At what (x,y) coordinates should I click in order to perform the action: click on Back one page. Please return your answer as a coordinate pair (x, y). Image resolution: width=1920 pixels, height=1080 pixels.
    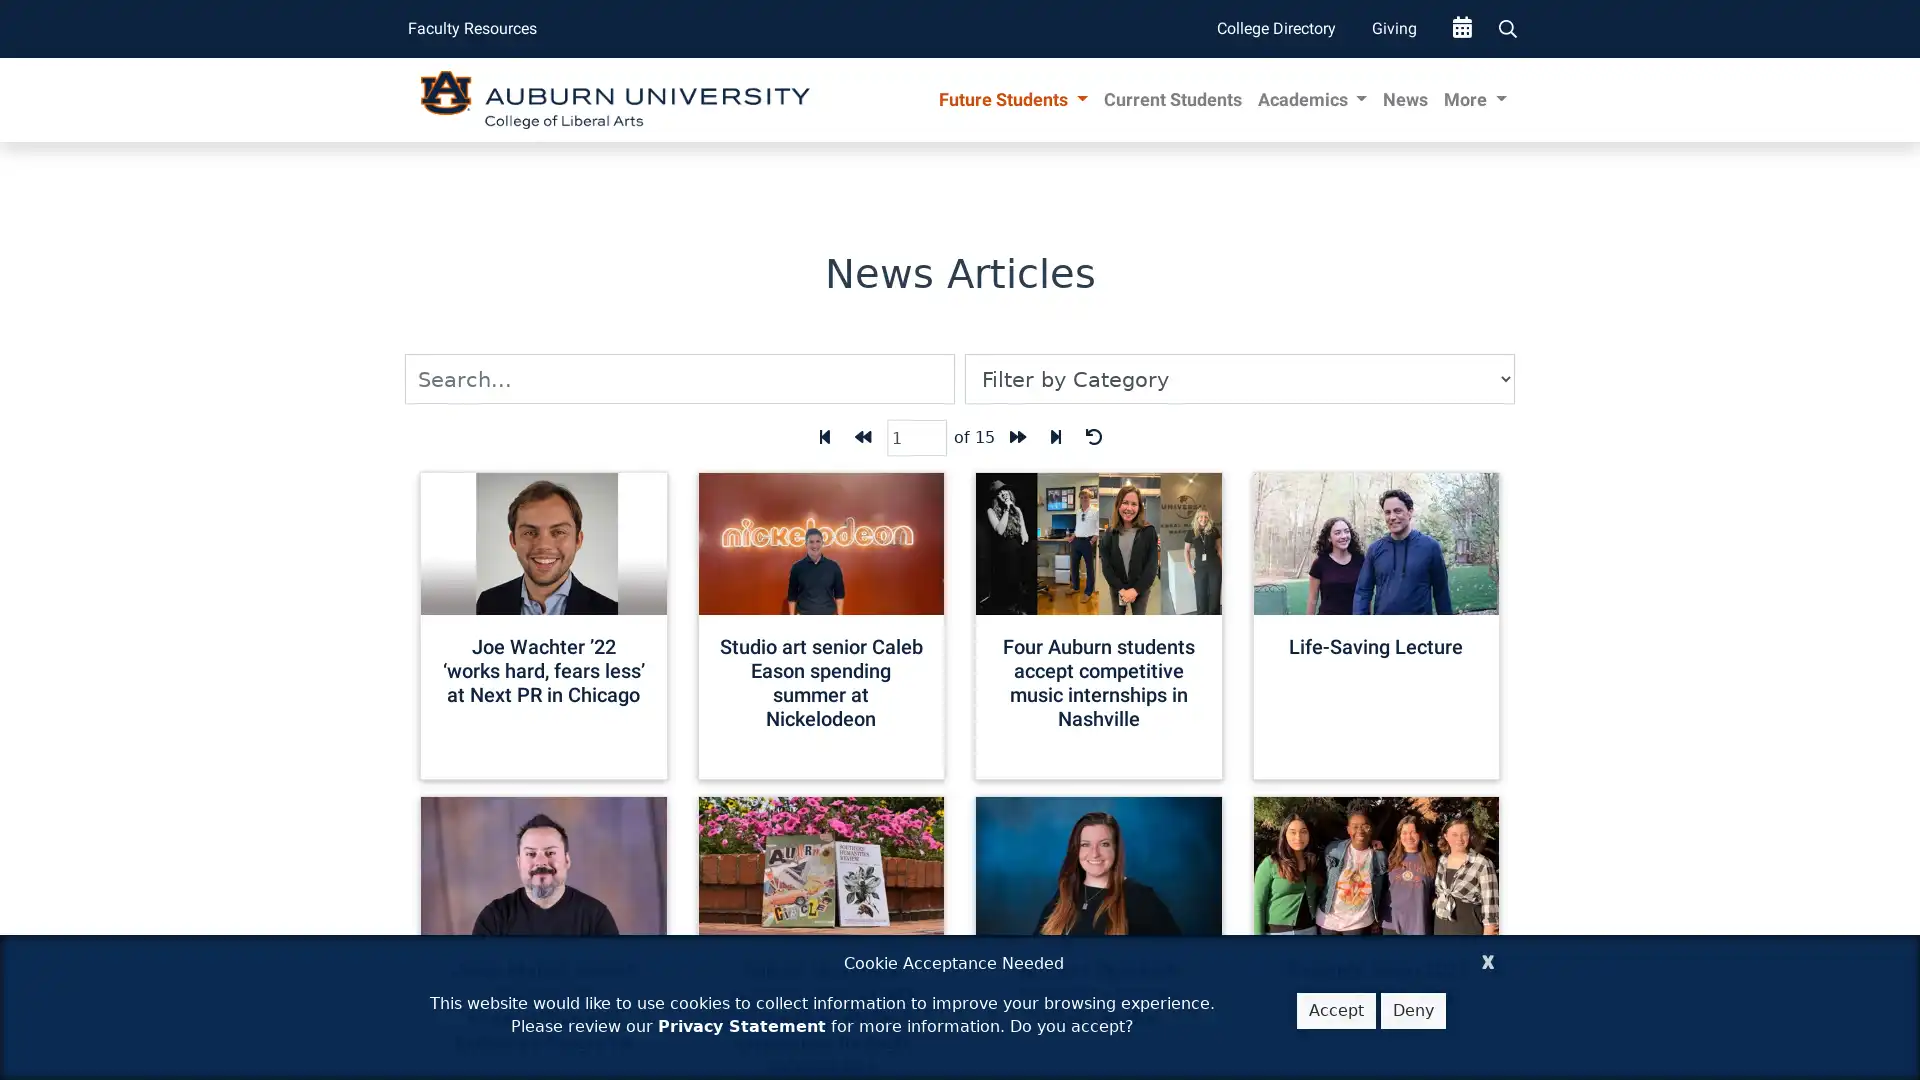
    Looking at the image, I should click on (863, 437).